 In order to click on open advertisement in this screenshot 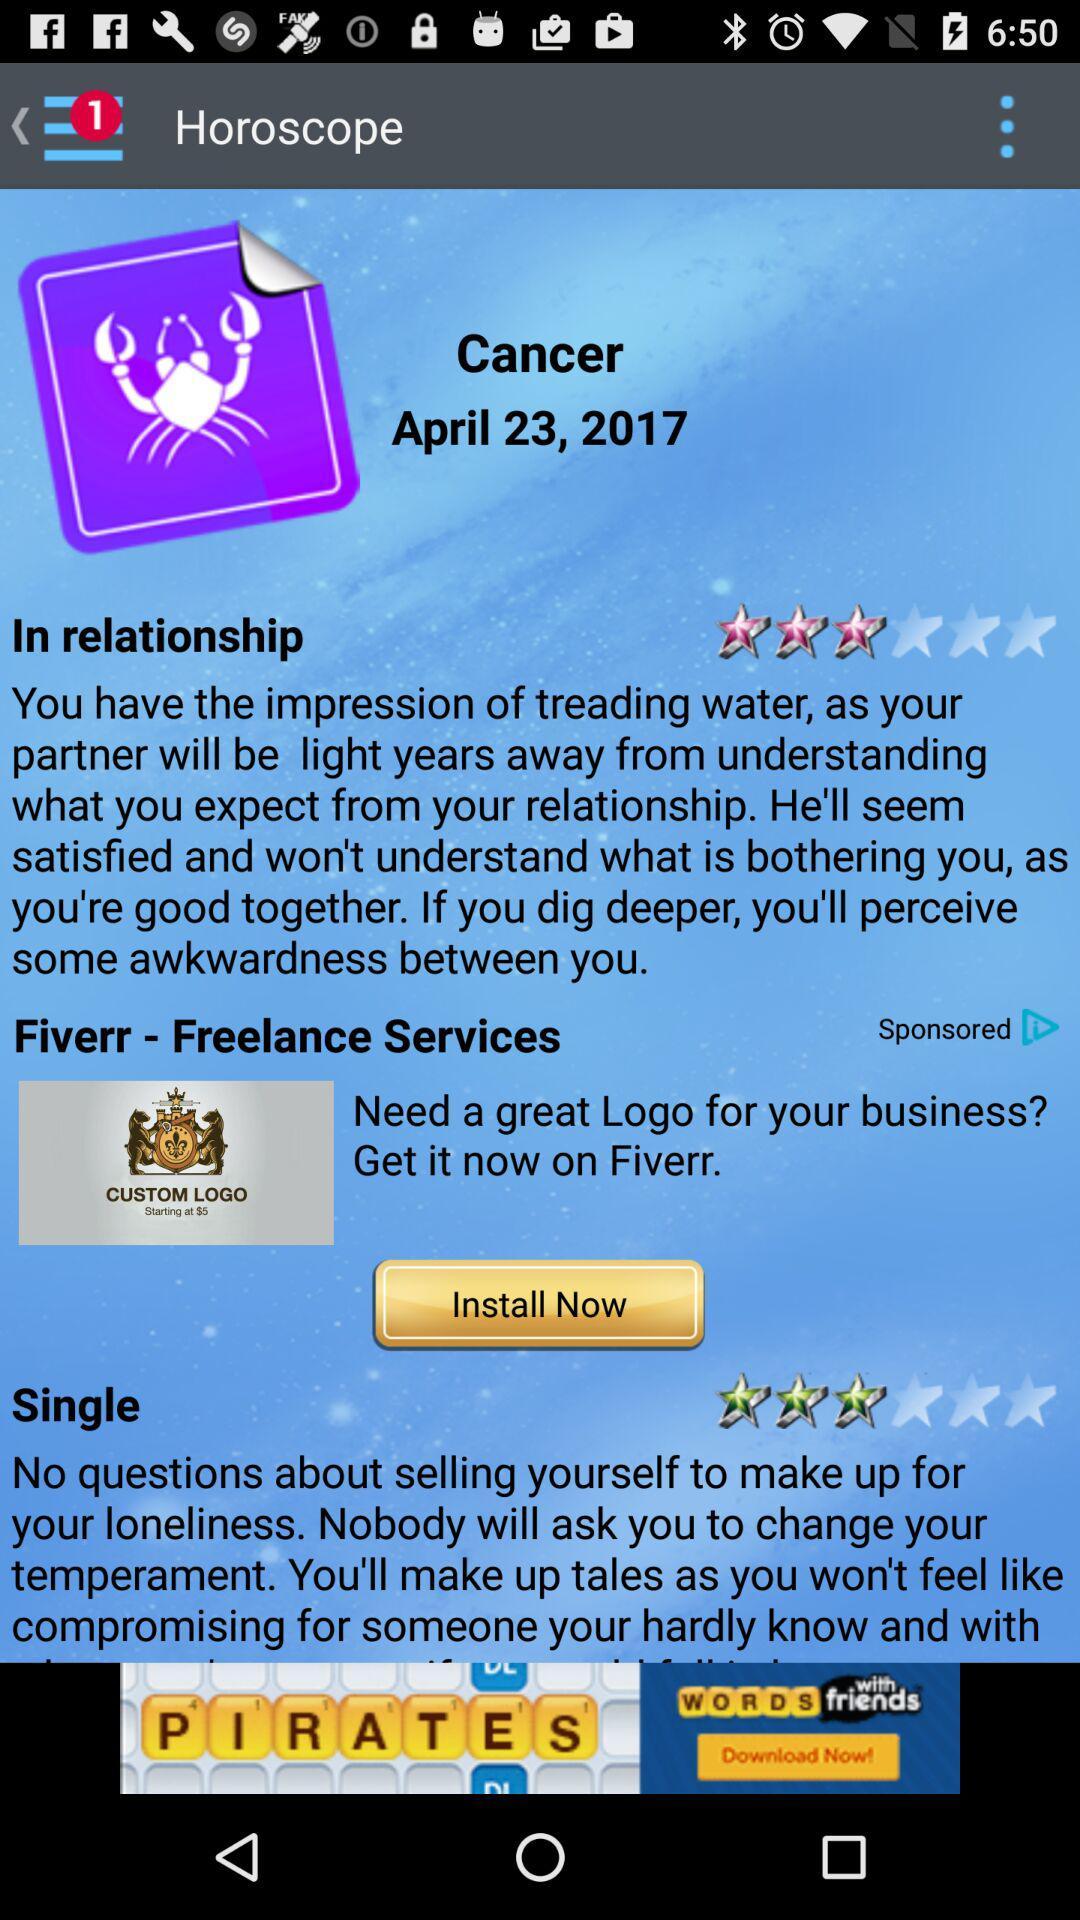, I will do `click(175, 1162)`.